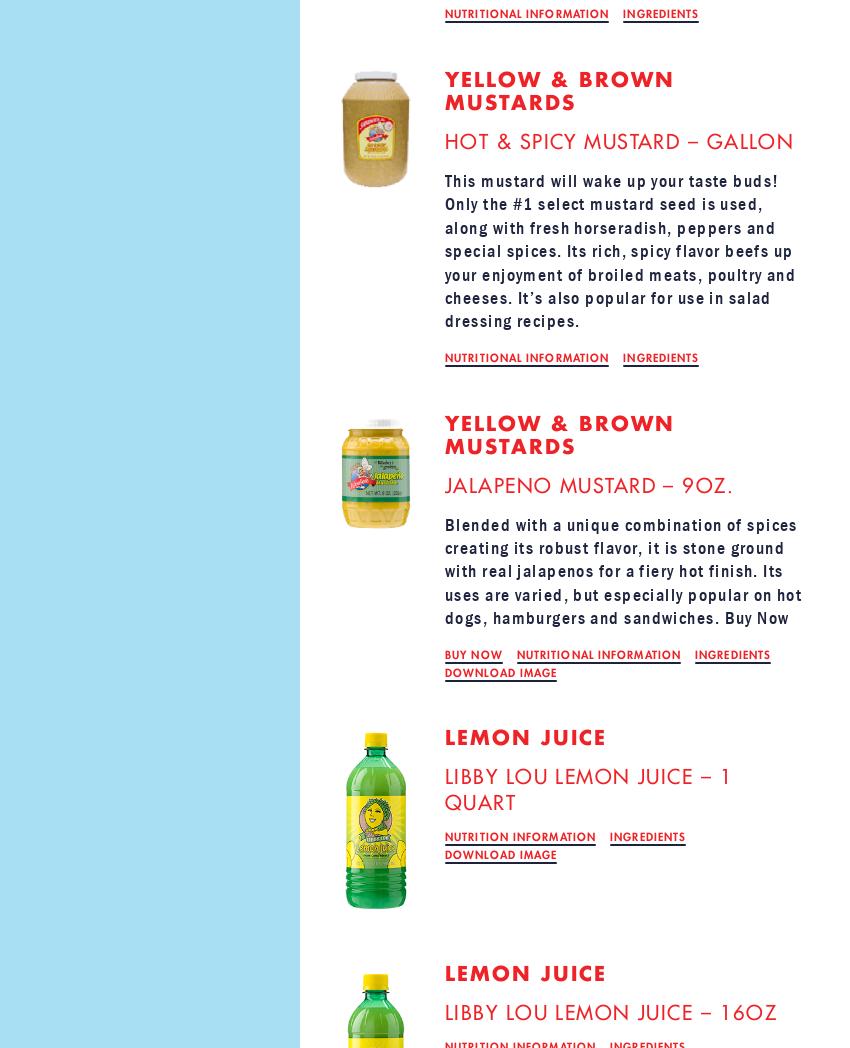 This screenshot has height=1048, width=850. I want to click on 'JALAPENO MUSTARD – 9OZ.', so click(589, 485).